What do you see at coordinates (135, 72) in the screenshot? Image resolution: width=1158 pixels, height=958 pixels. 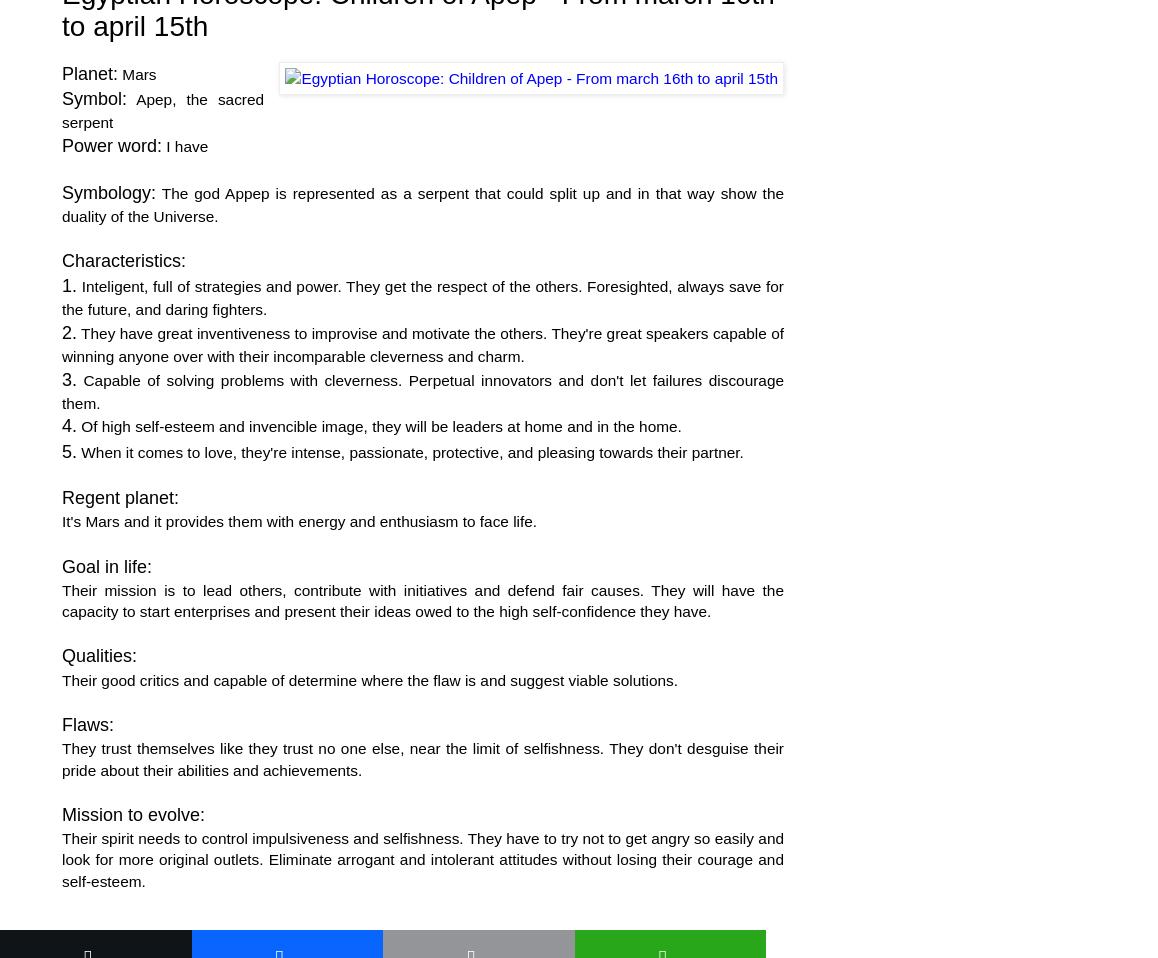 I see `'Mars'` at bounding box center [135, 72].